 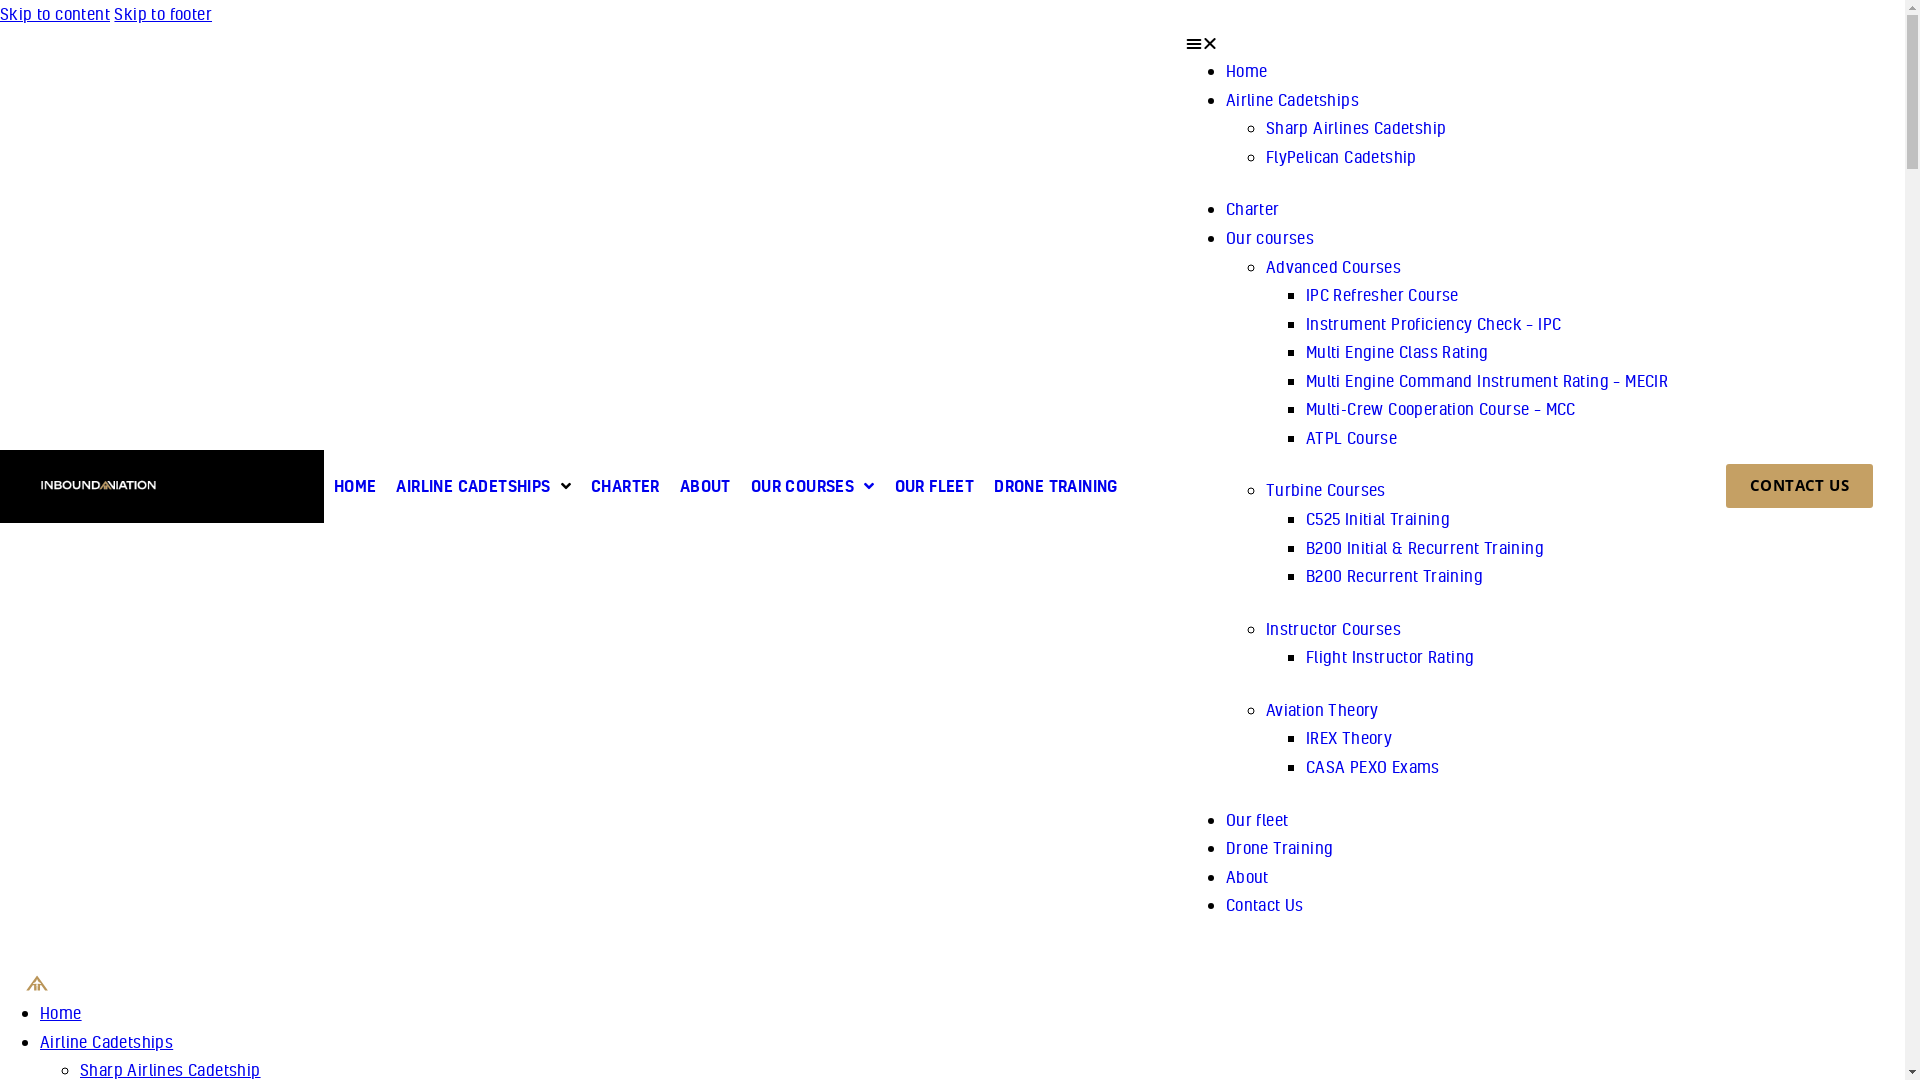 What do you see at coordinates (1396, 350) in the screenshot?
I see `'Multi Engine Class Rating'` at bounding box center [1396, 350].